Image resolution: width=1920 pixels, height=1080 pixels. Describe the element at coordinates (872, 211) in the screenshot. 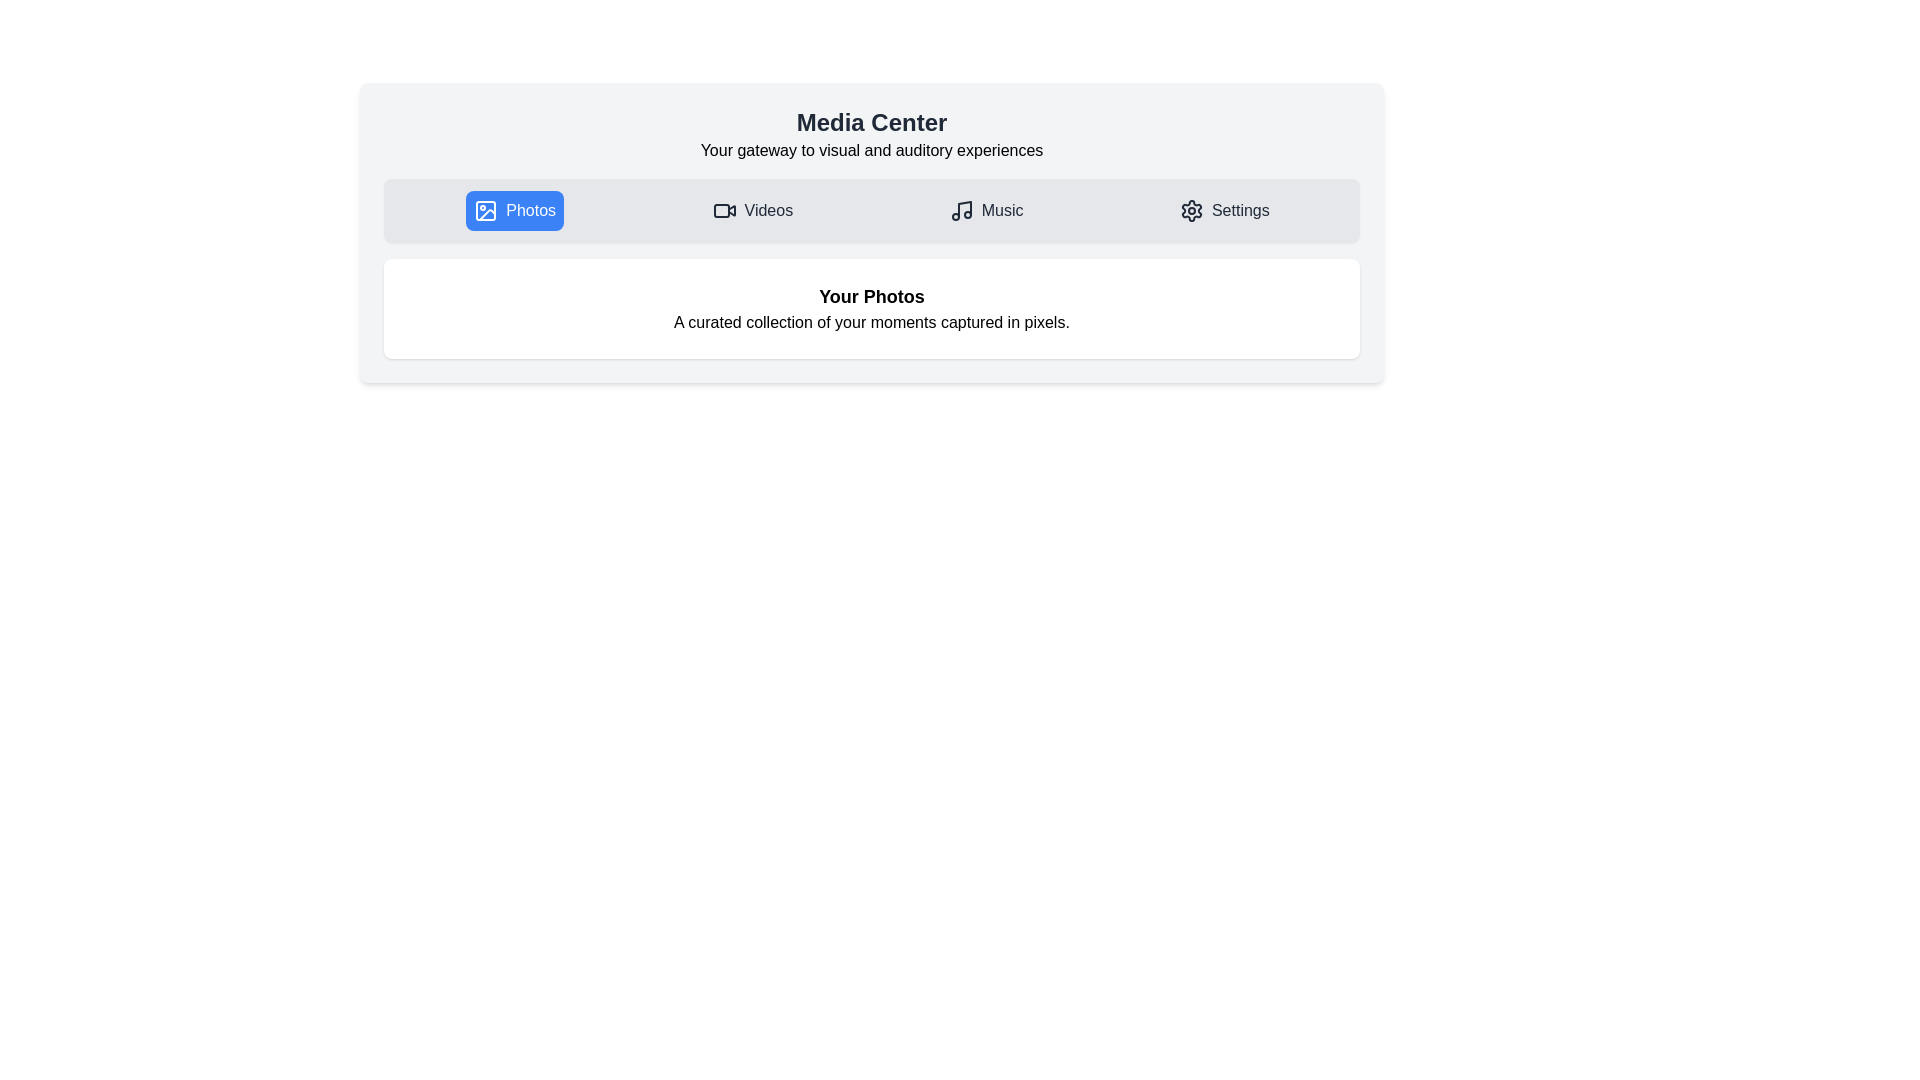

I see `the 'Music' button on the Navigation bar located in the Media Center section` at that location.